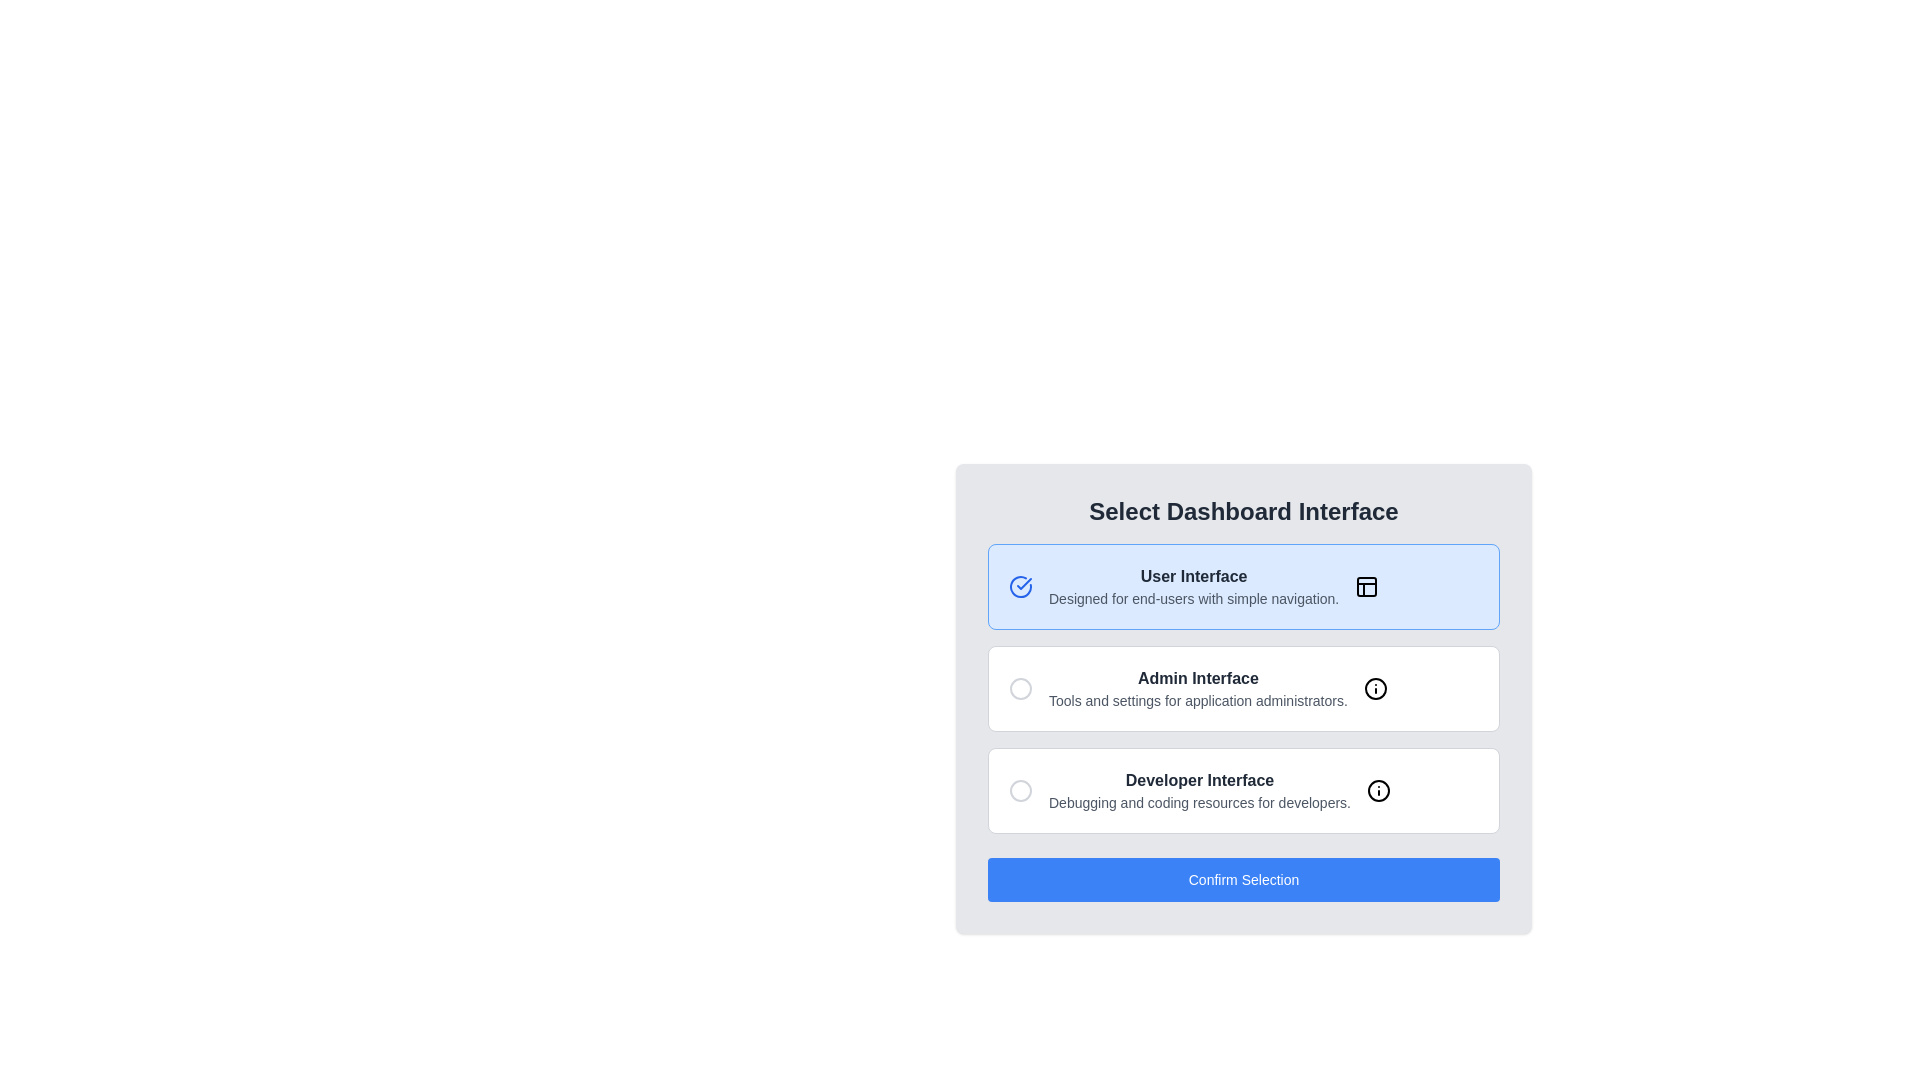 This screenshot has width=1920, height=1080. What do you see at coordinates (1024, 583) in the screenshot?
I see `the blue checkmark icon, which is part of a circular SVG element associated with the 'User Interface' option at the top of the choices` at bounding box center [1024, 583].